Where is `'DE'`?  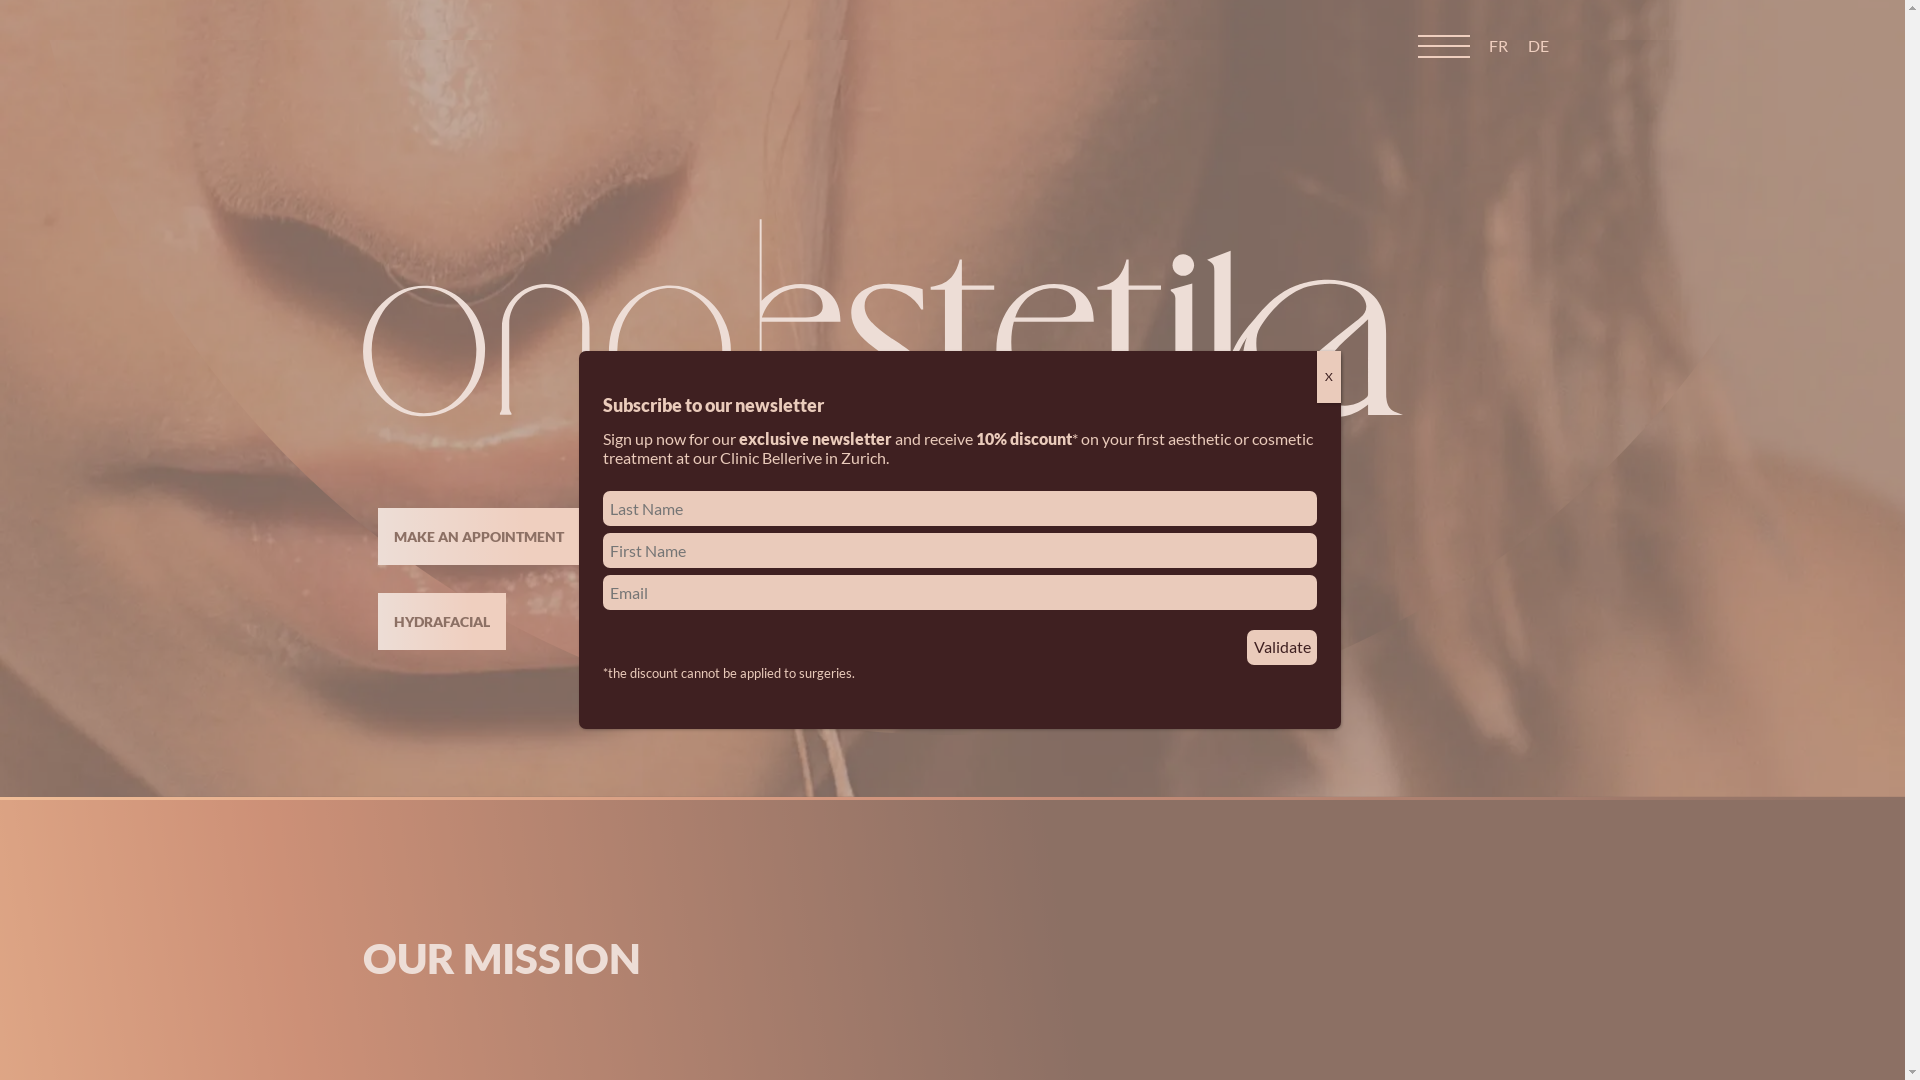
'DE' is located at coordinates (1526, 45).